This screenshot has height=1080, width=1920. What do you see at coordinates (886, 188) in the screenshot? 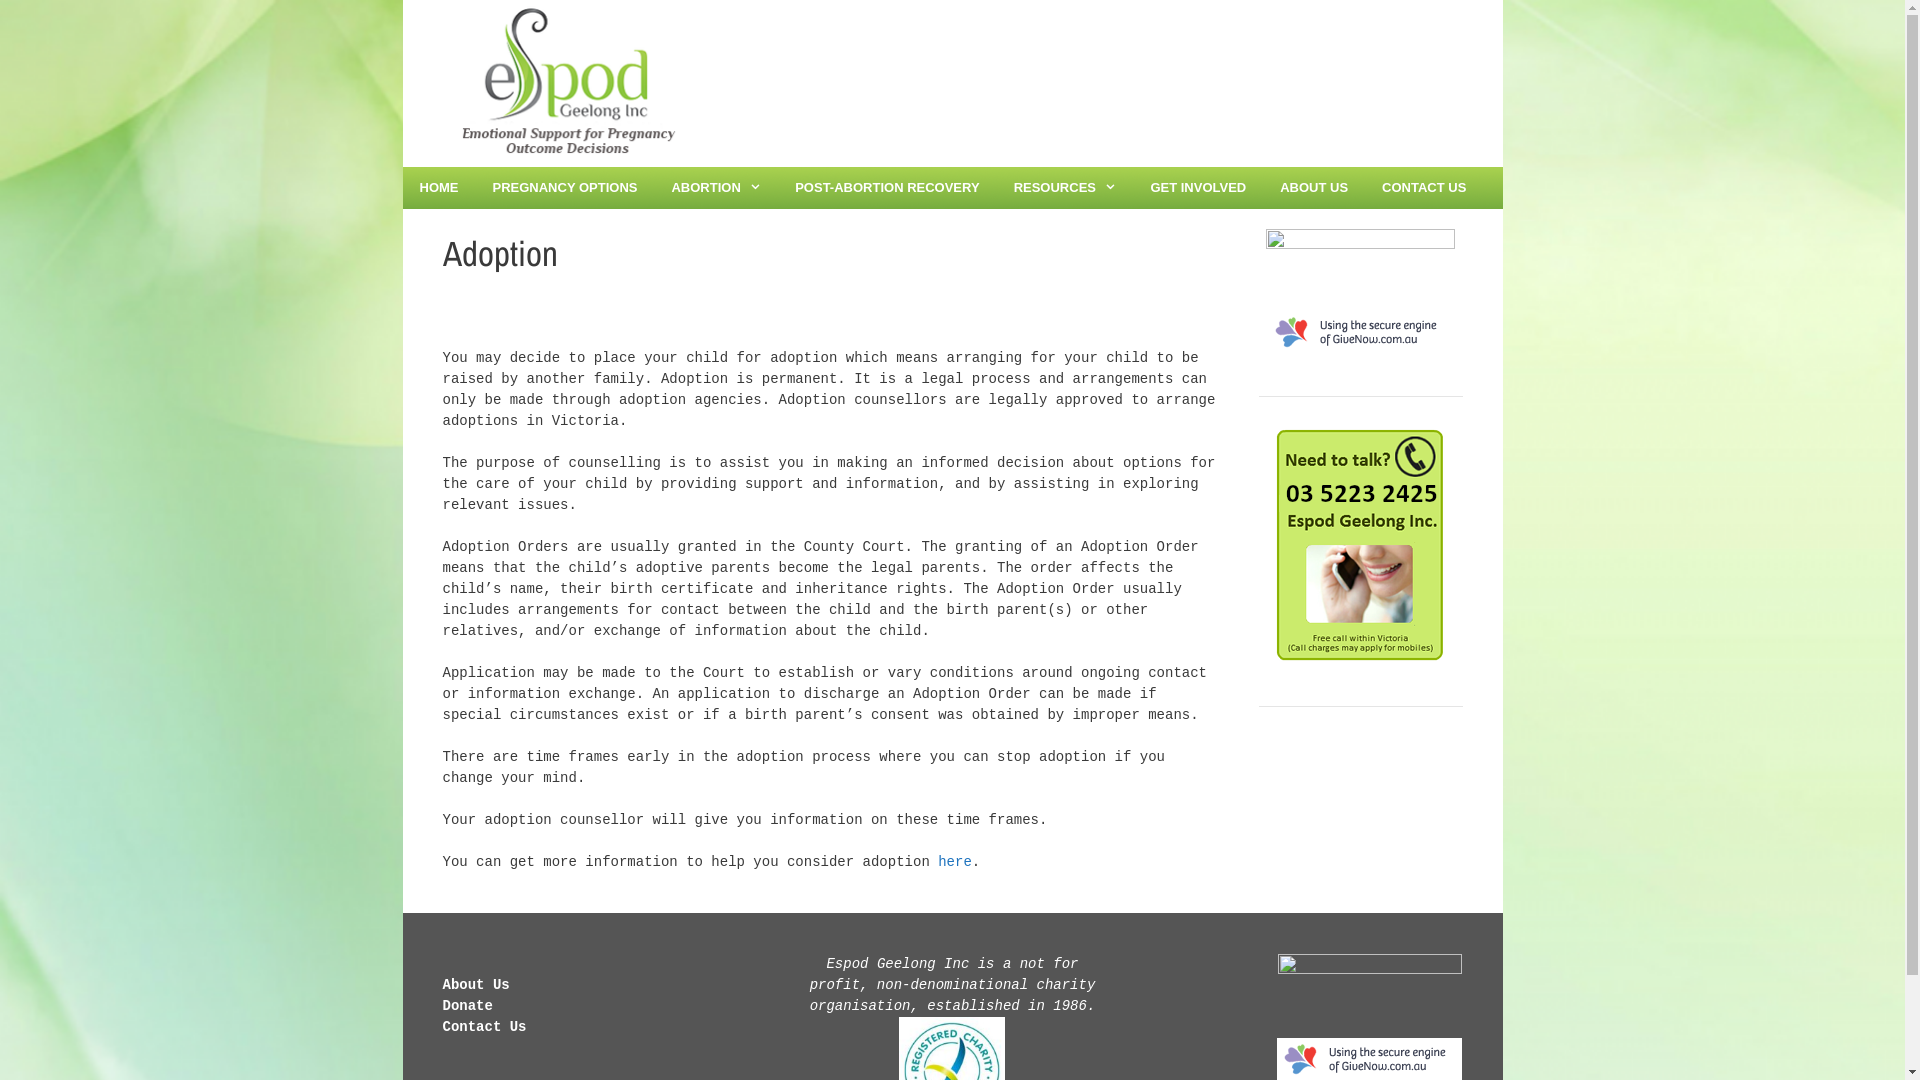
I see `'POST-ABORTION RECOVERY'` at bounding box center [886, 188].